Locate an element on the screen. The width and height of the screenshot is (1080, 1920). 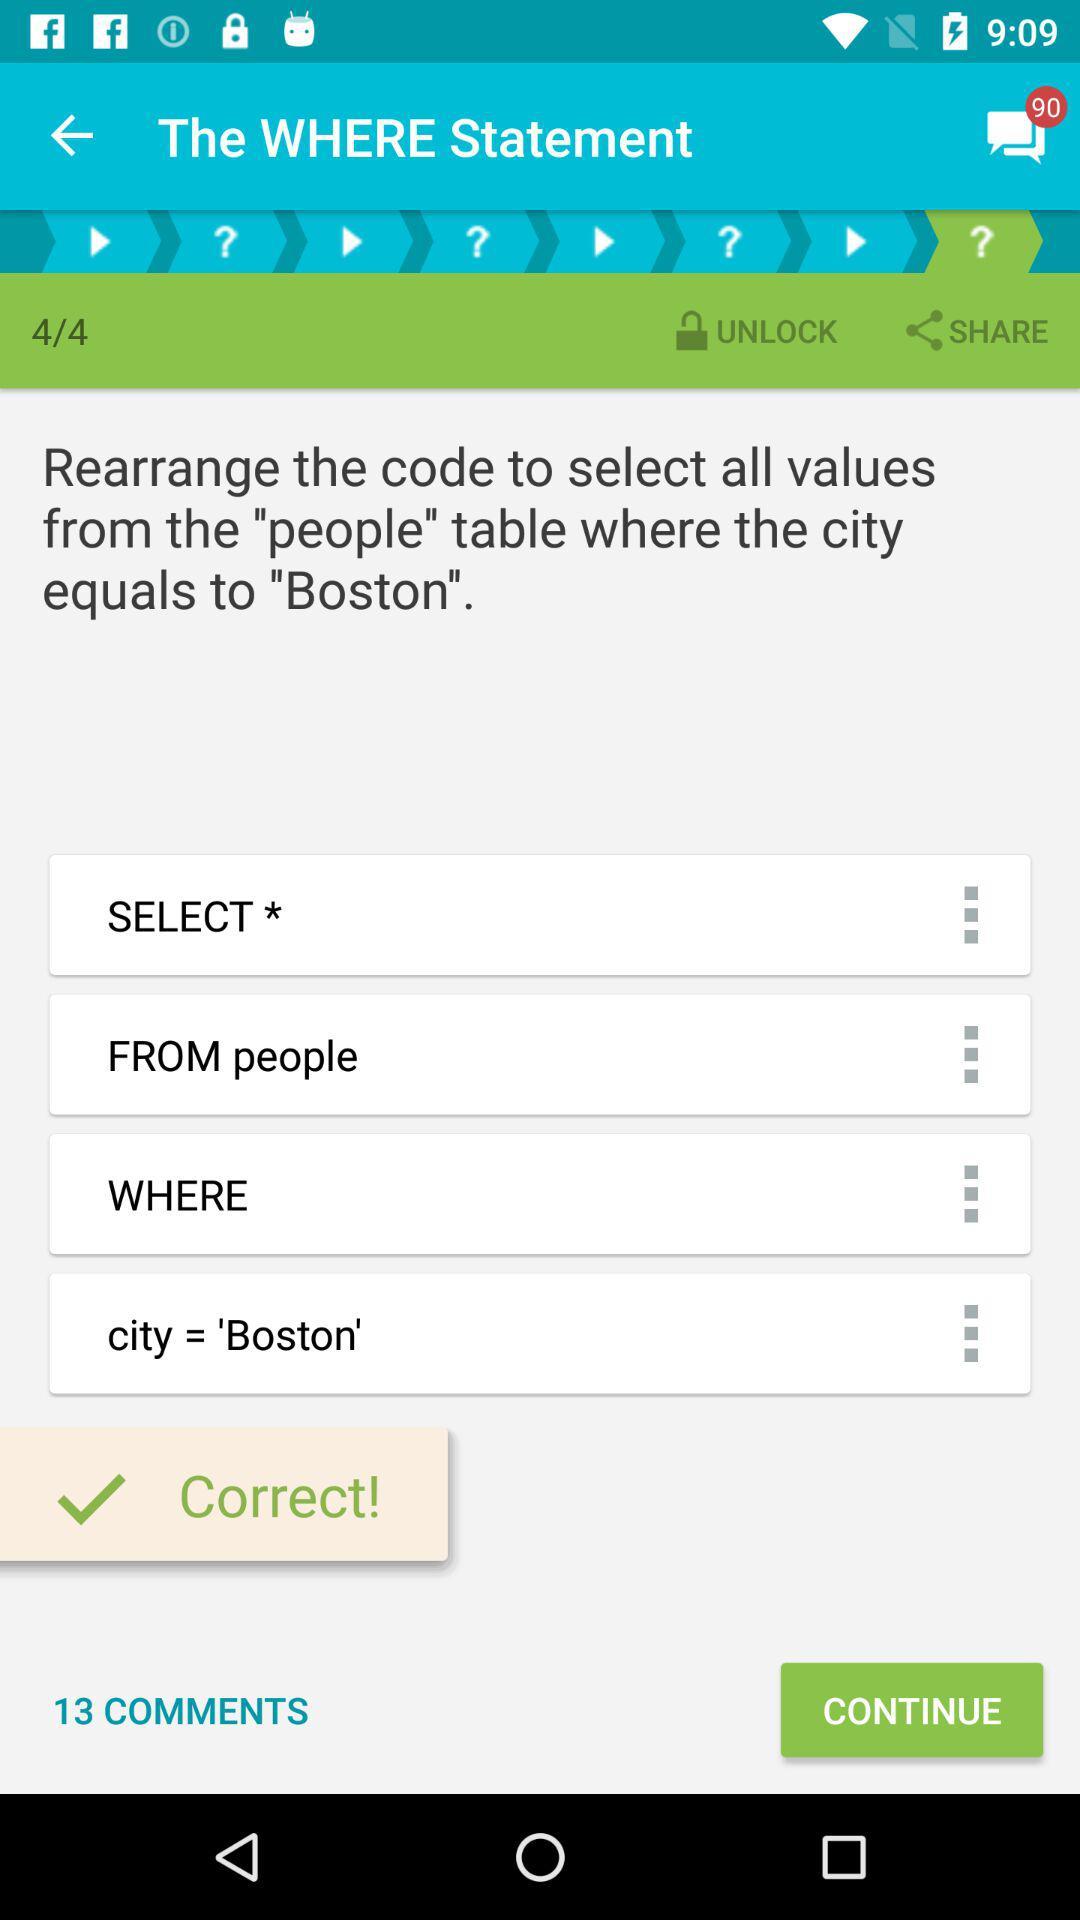
help is located at coordinates (224, 240).